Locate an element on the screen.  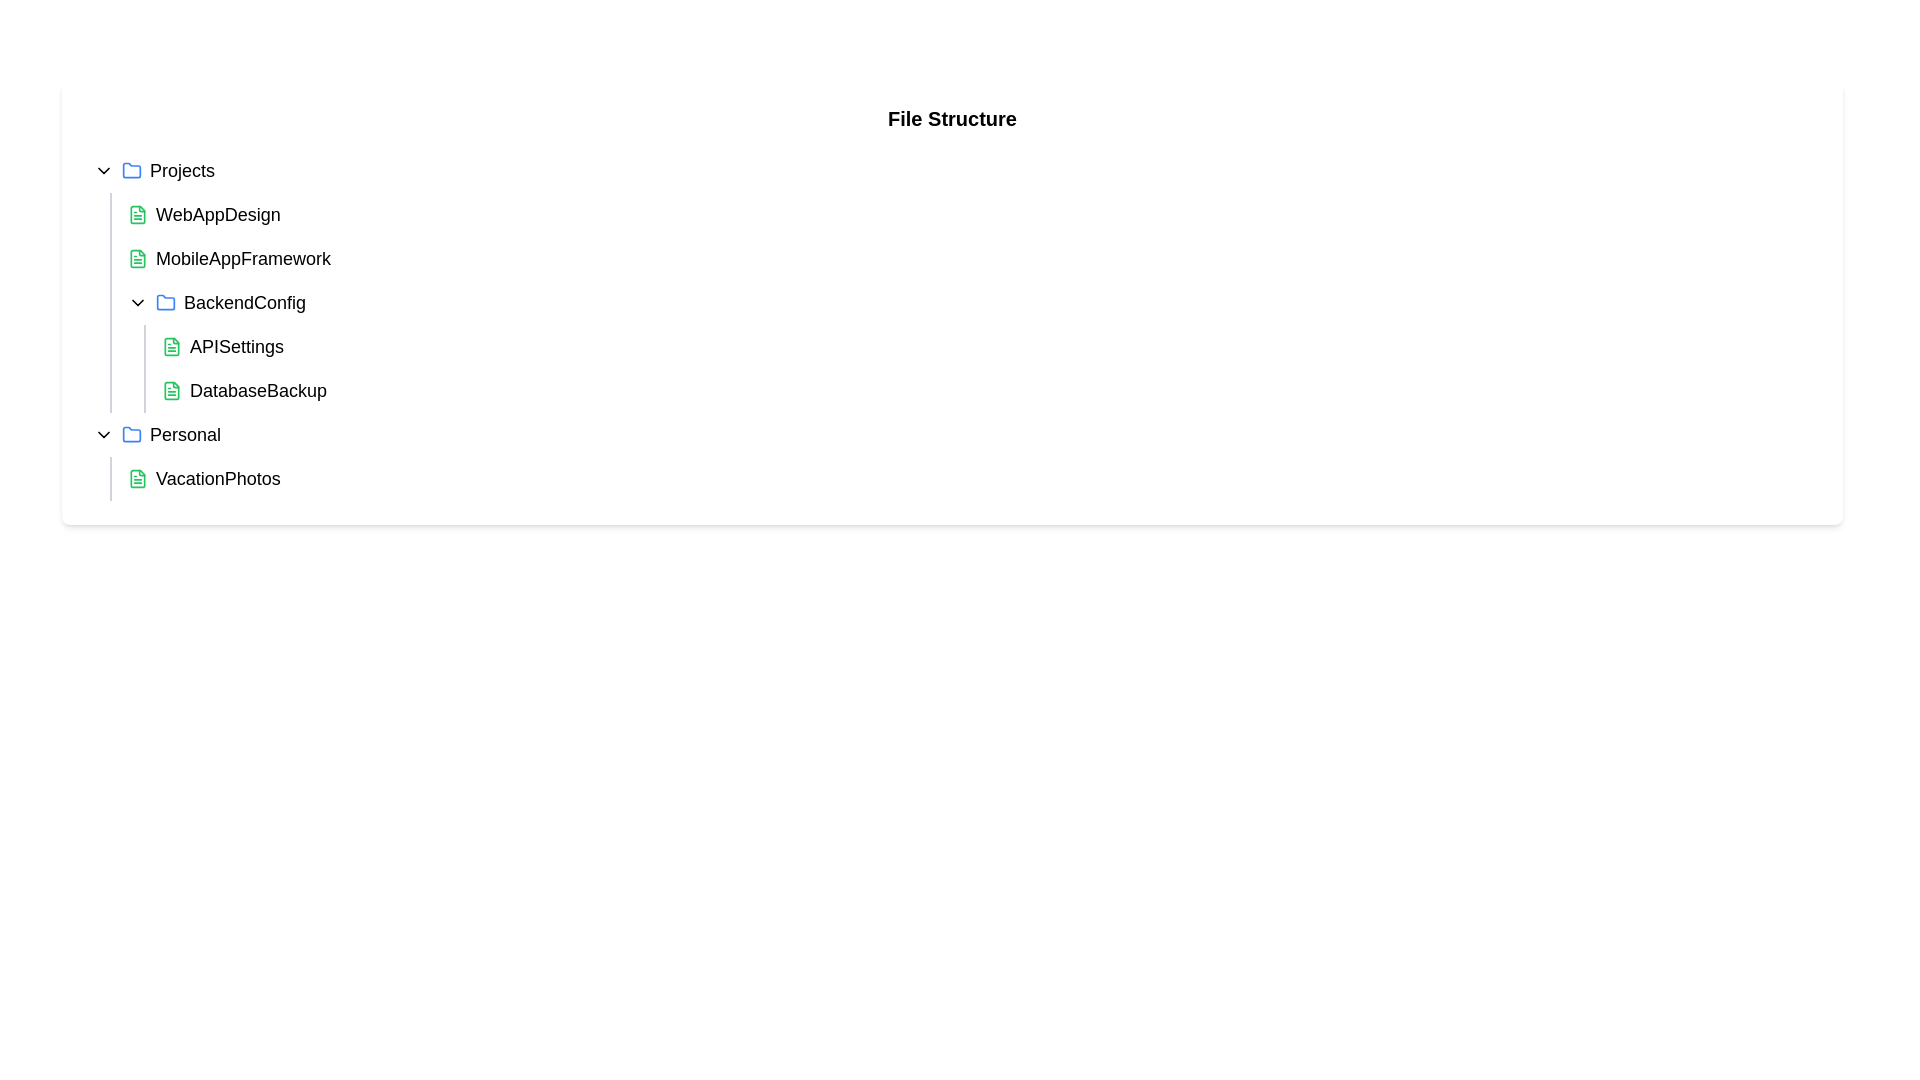
the 'MobileAppFramework' file icon located under the 'Projects' section is located at coordinates (137, 257).